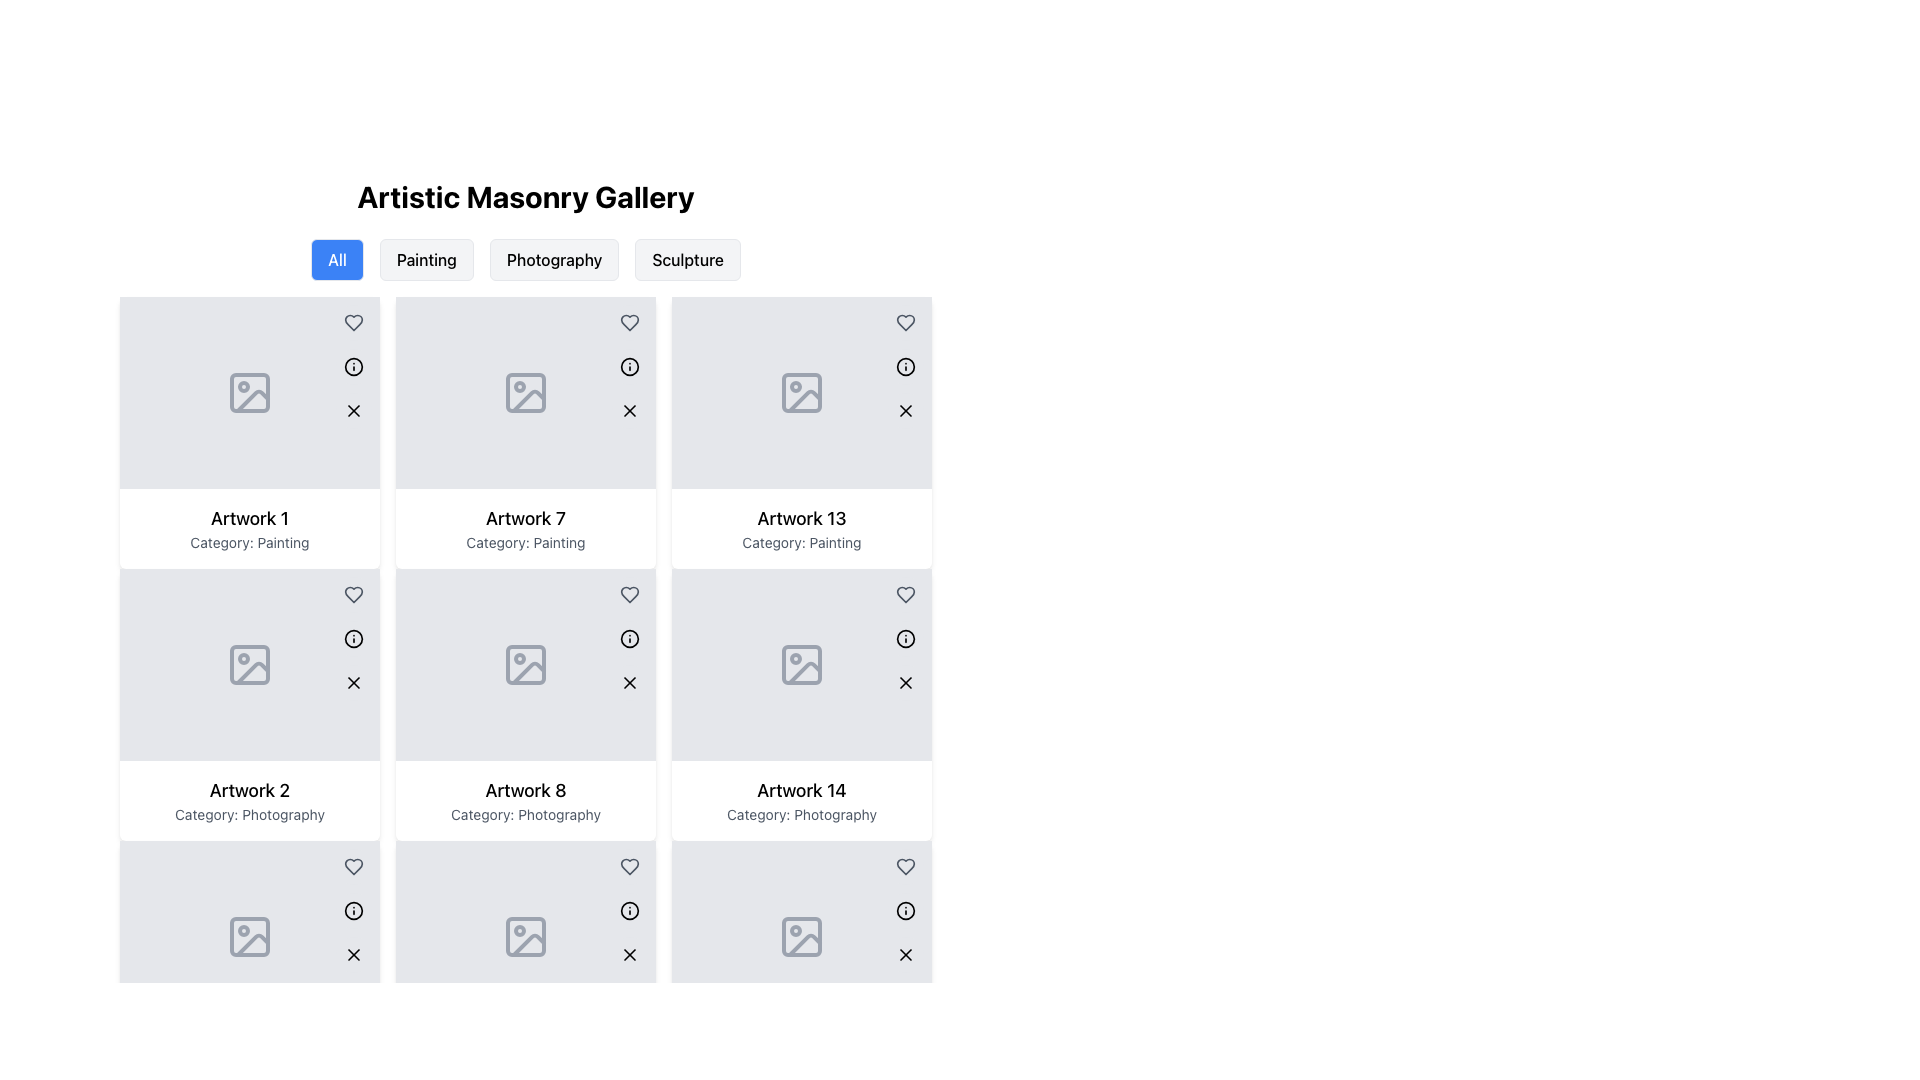 The width and height of the screenshot is (1920, 1080). I want to click on the circular button with a gray background and white bordered information icon located in the top right corner of the 'Artwork 8' card, so click(628, 639).